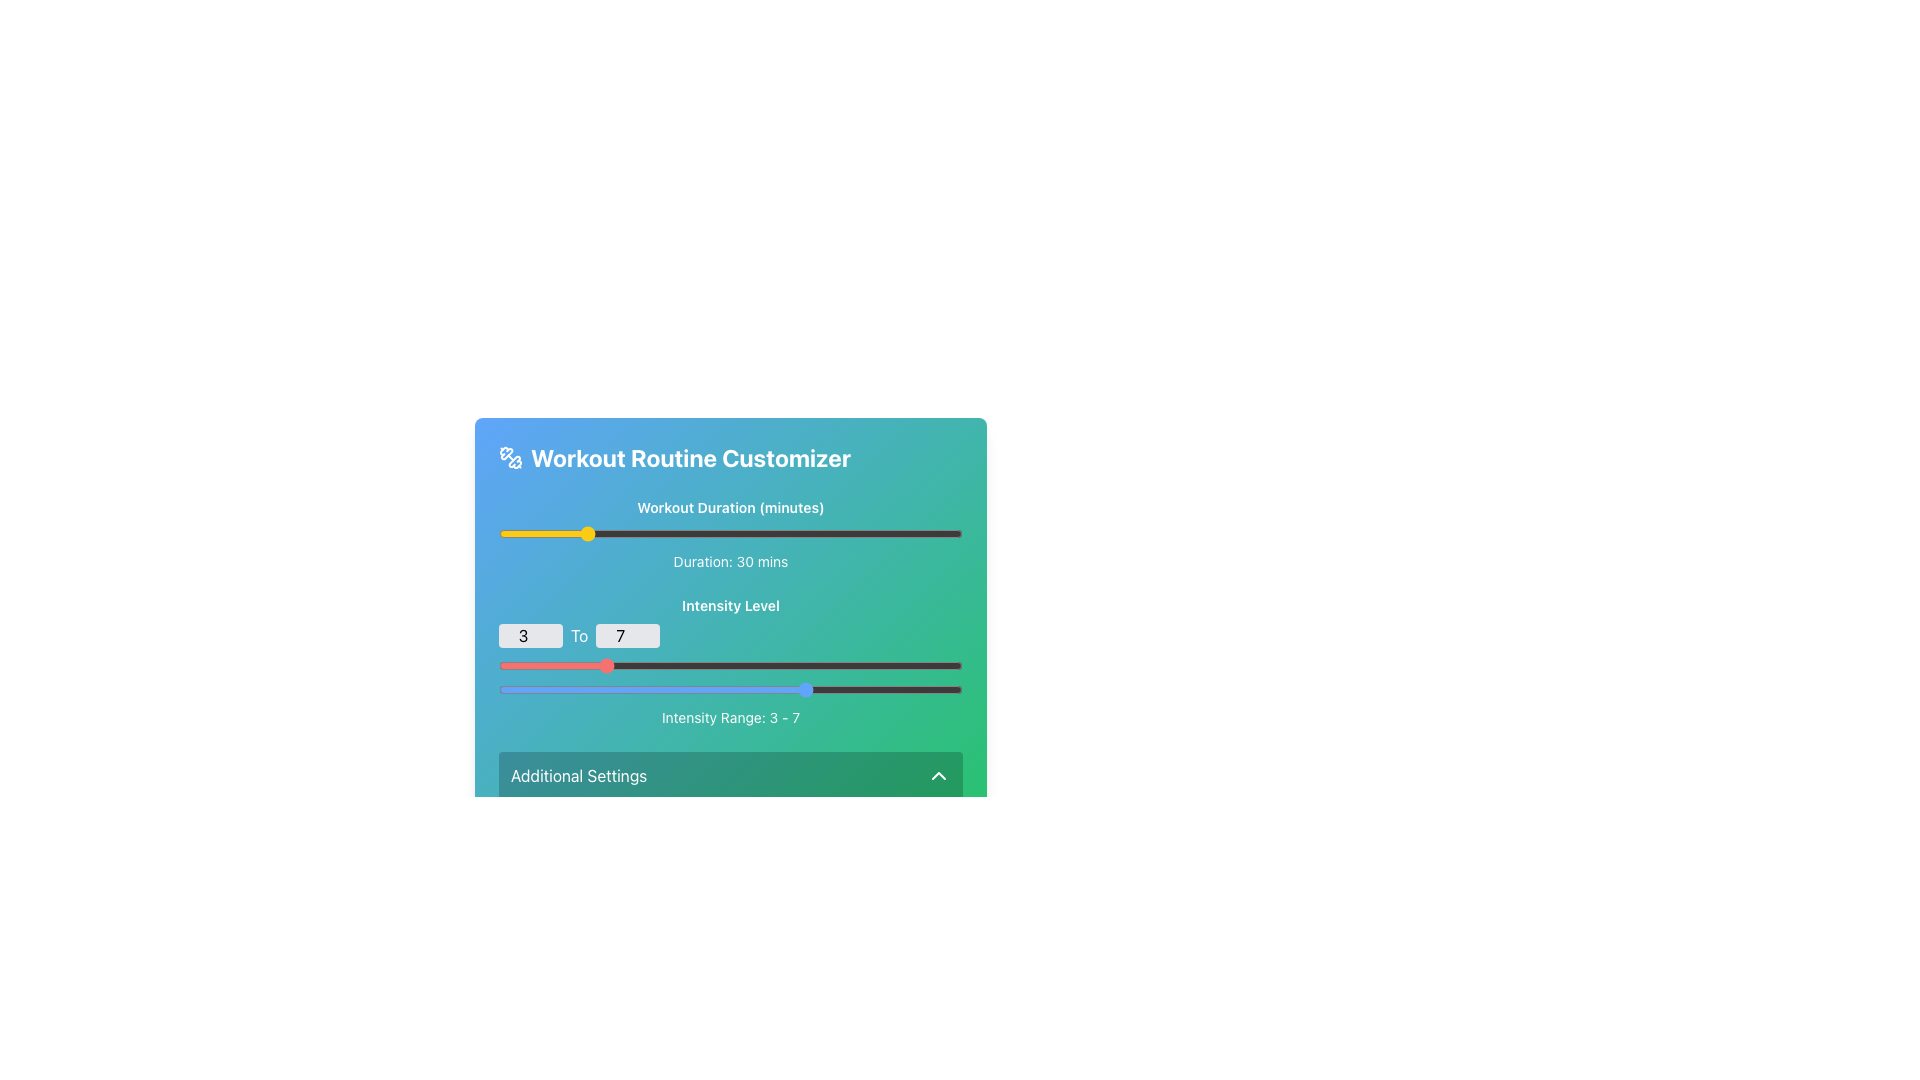 The height and width of the screenshot is (1080, 1920). Describe the element at coordinates (532, 532) in the screenshot. I see `workout duration` at that location.